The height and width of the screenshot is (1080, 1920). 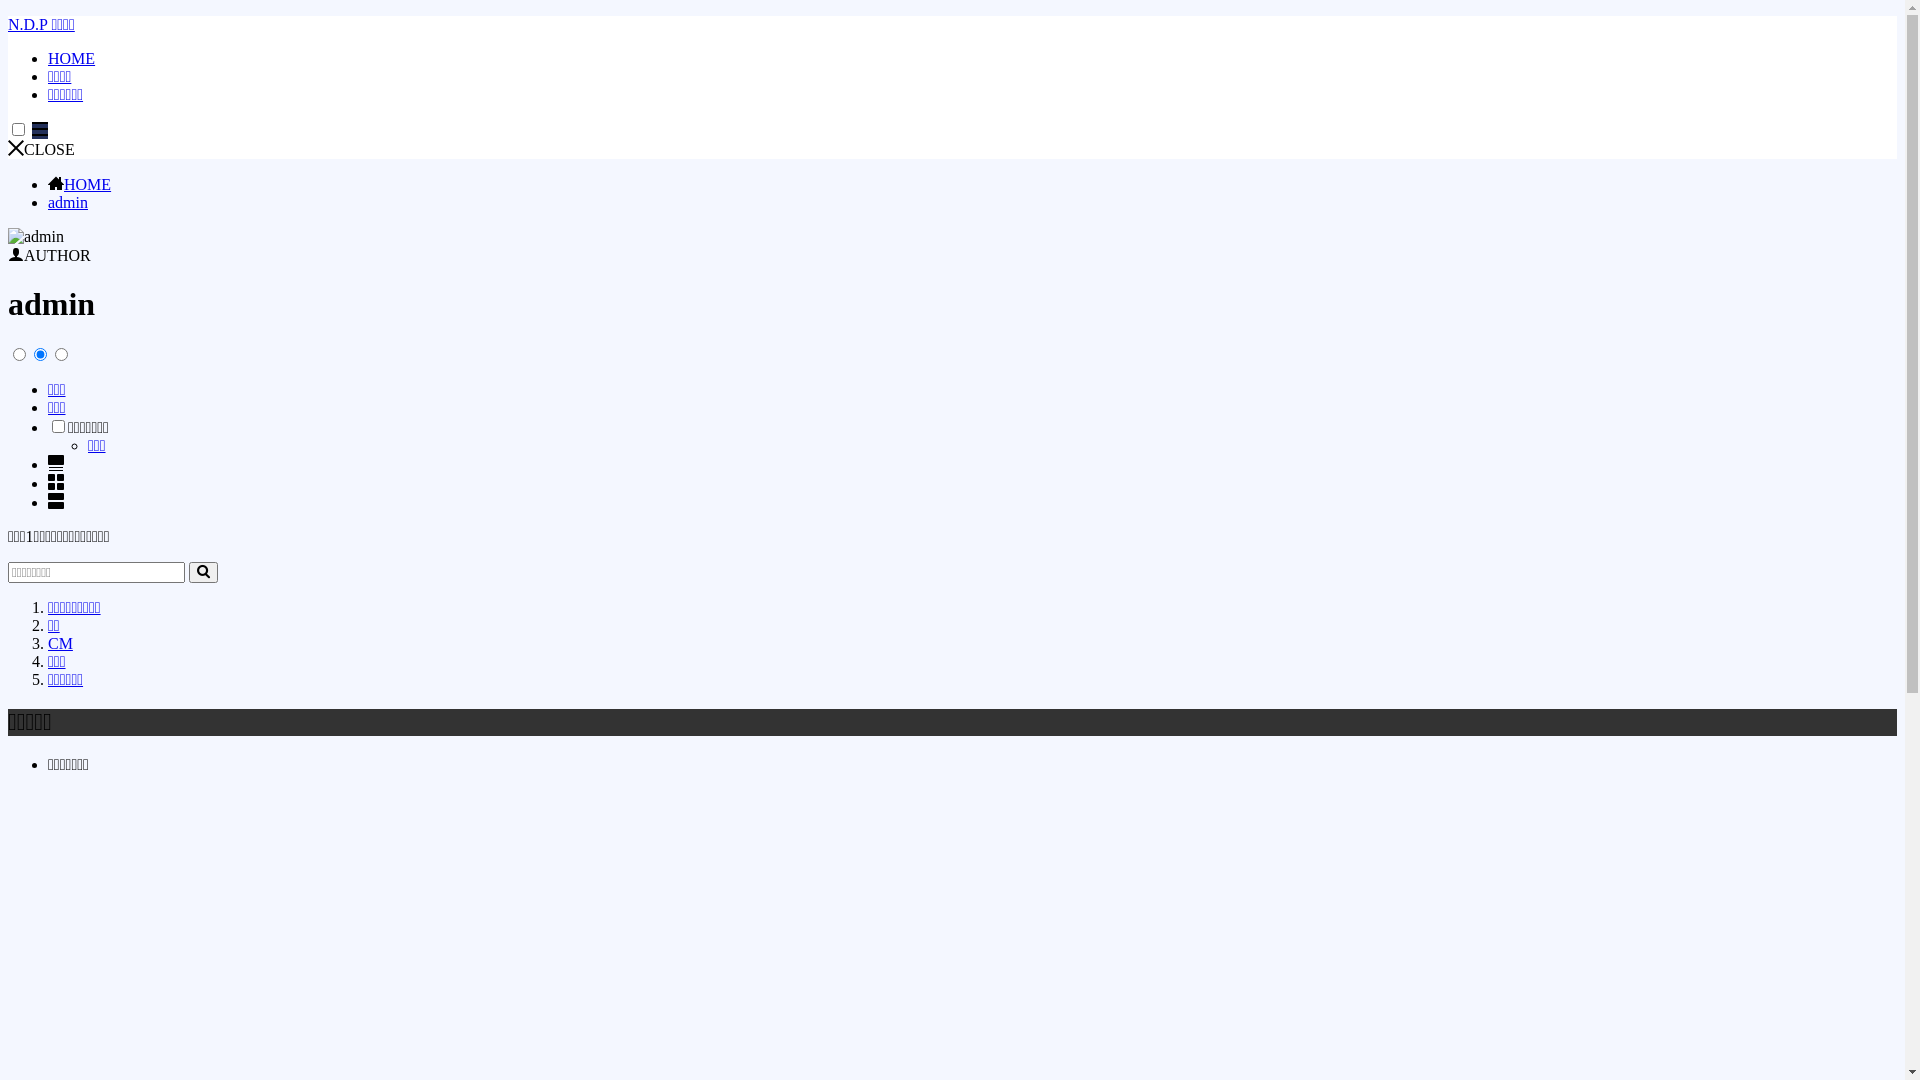 What do you see at coordinates (203, 572) in the screenshot?
I see `'search'` at bounding box center [203, 572].